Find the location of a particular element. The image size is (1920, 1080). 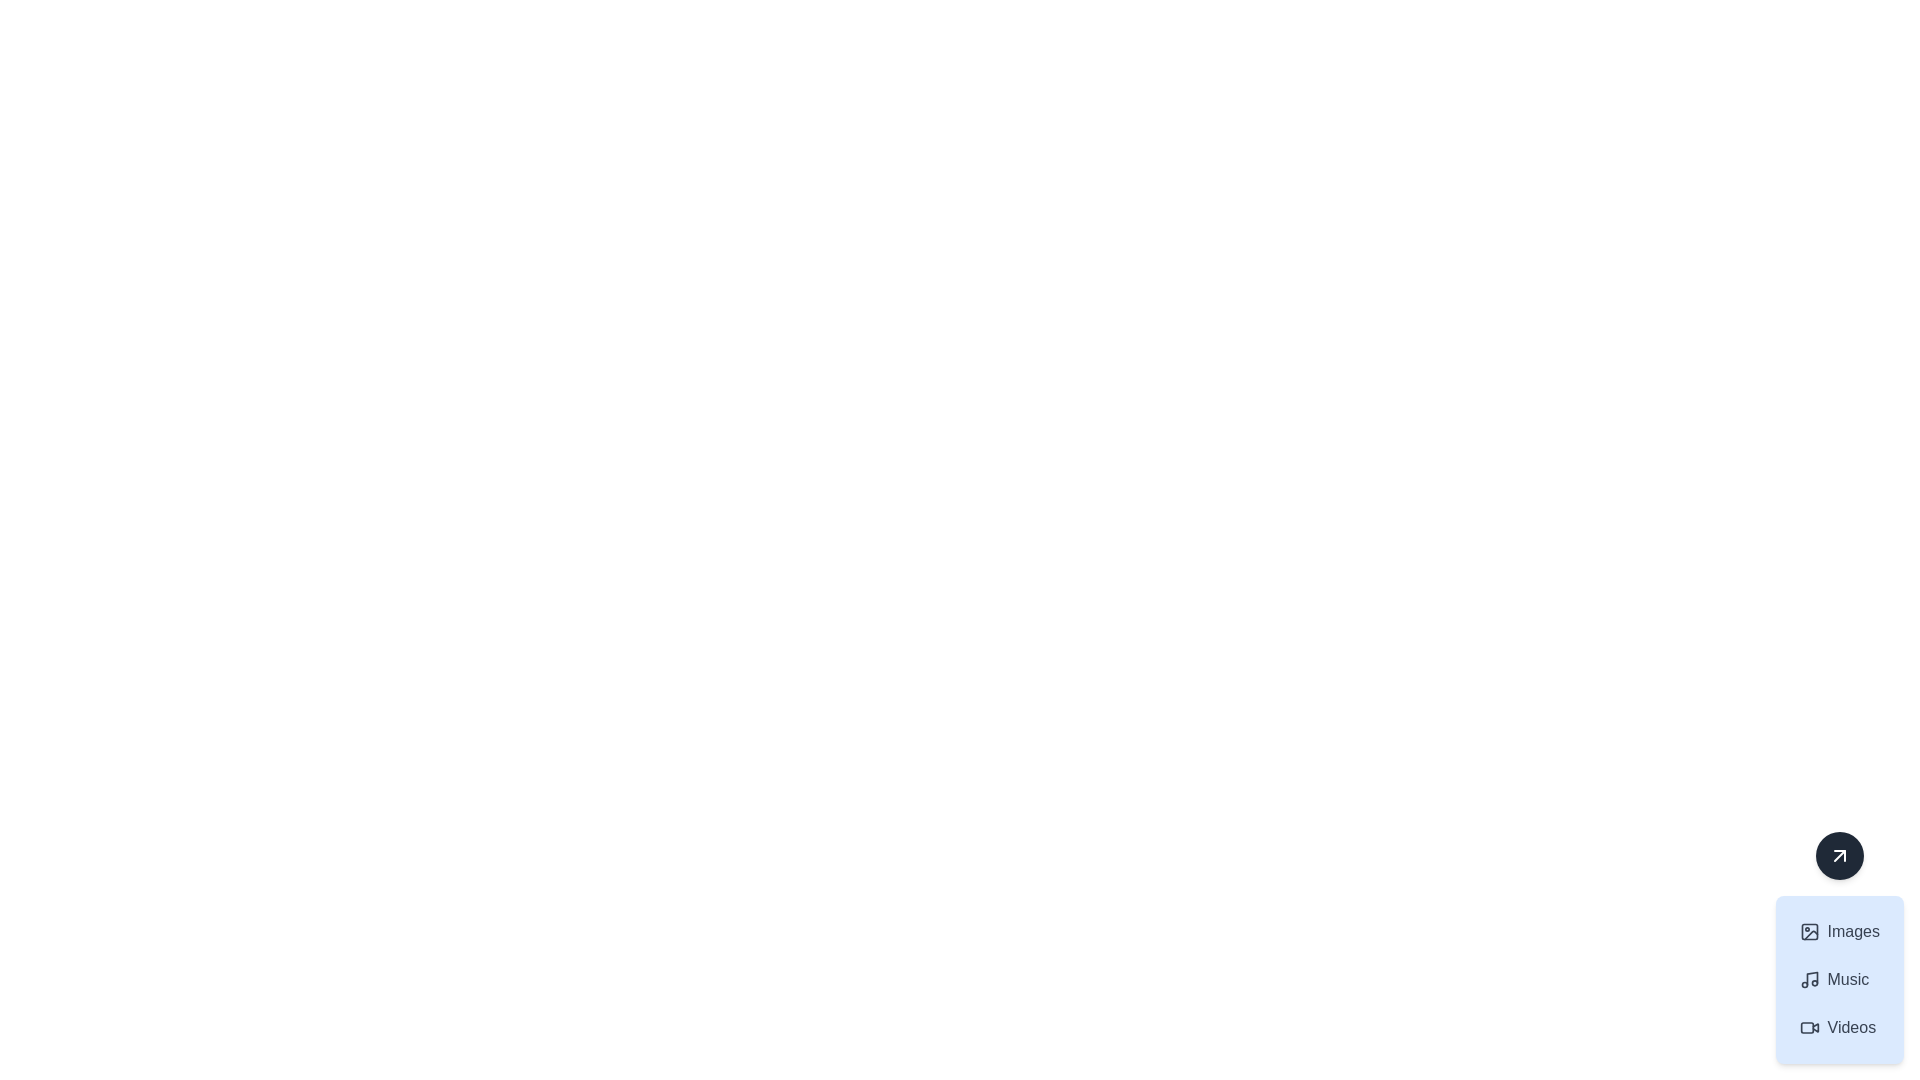

the musical note icon which is styled in gray color and located to the immediate left of the 'Music' text label in a vertical menu list is located at coordinates (1809, 978).